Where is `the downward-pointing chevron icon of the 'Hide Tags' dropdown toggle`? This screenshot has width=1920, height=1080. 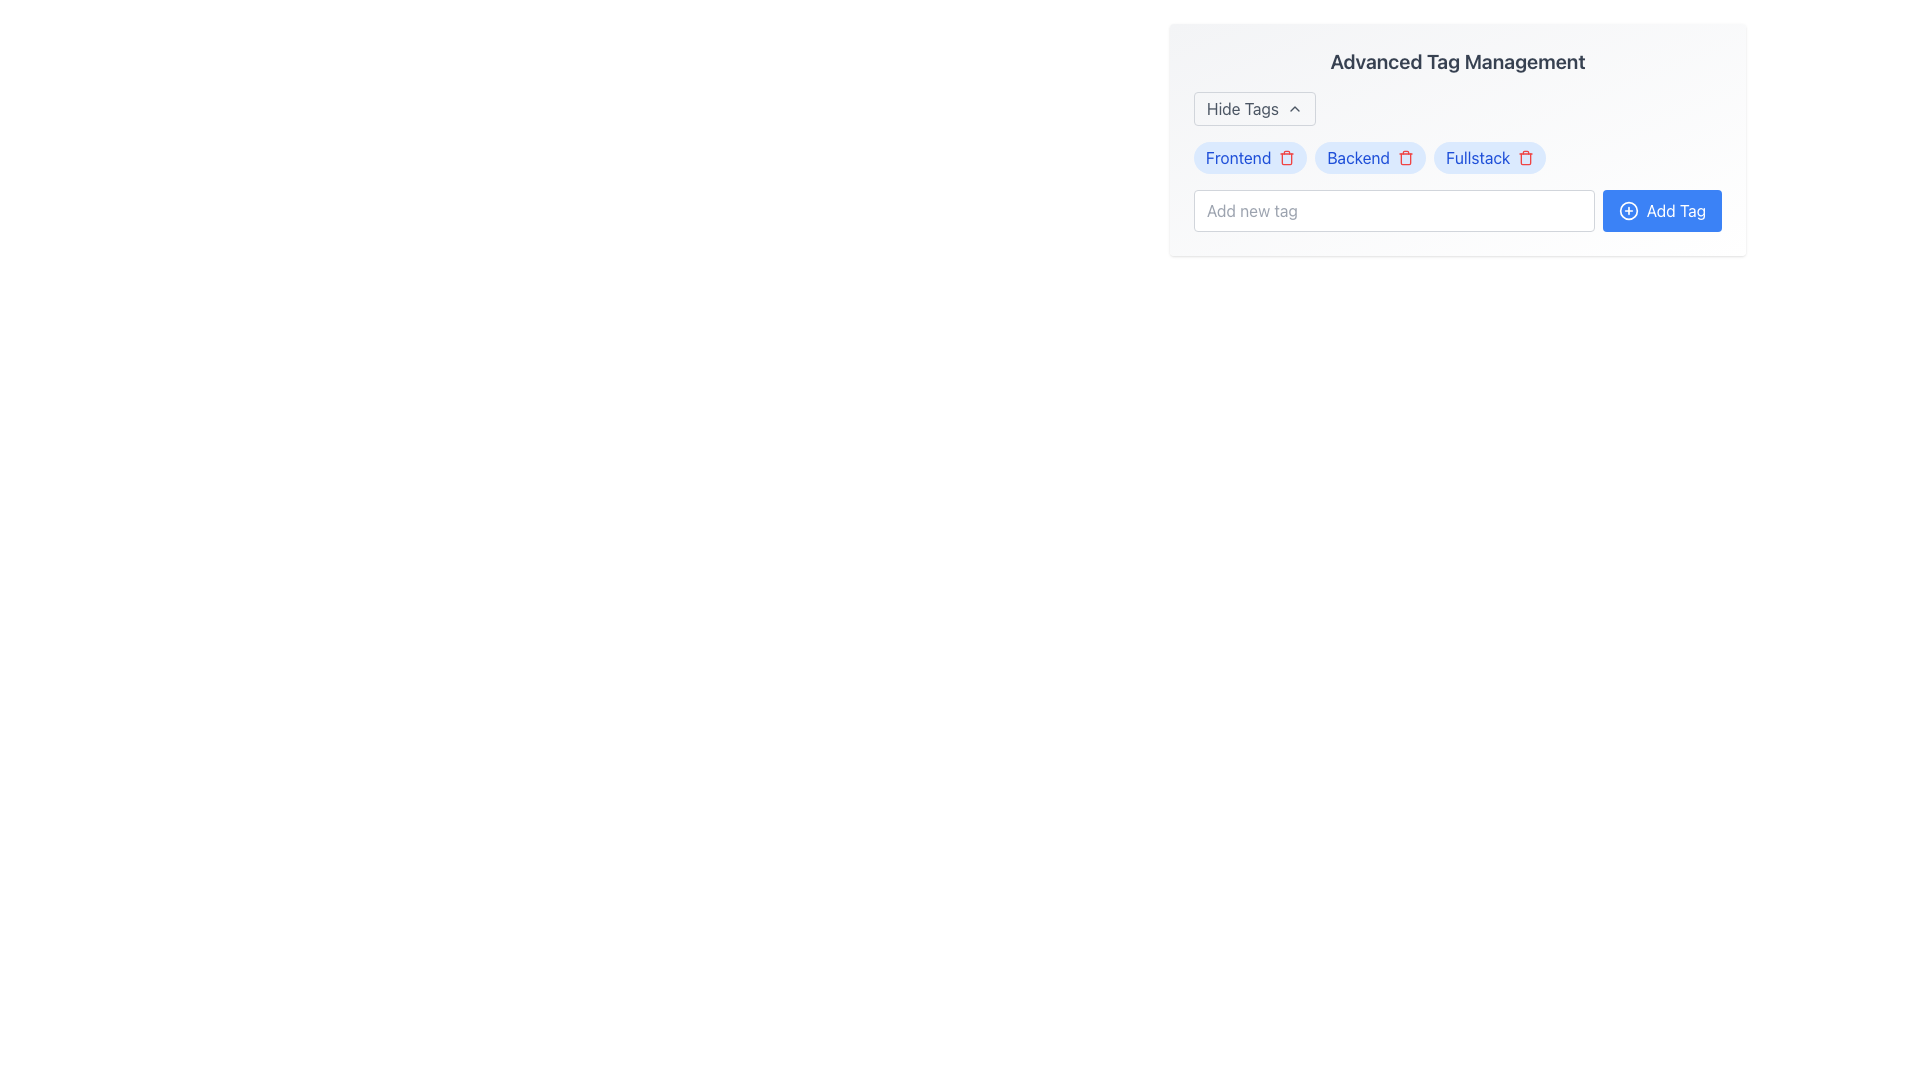
the downward-pointing chevron icon of the 'Hide Tags' dropdown toggle is located at coordinates (1294, 108).